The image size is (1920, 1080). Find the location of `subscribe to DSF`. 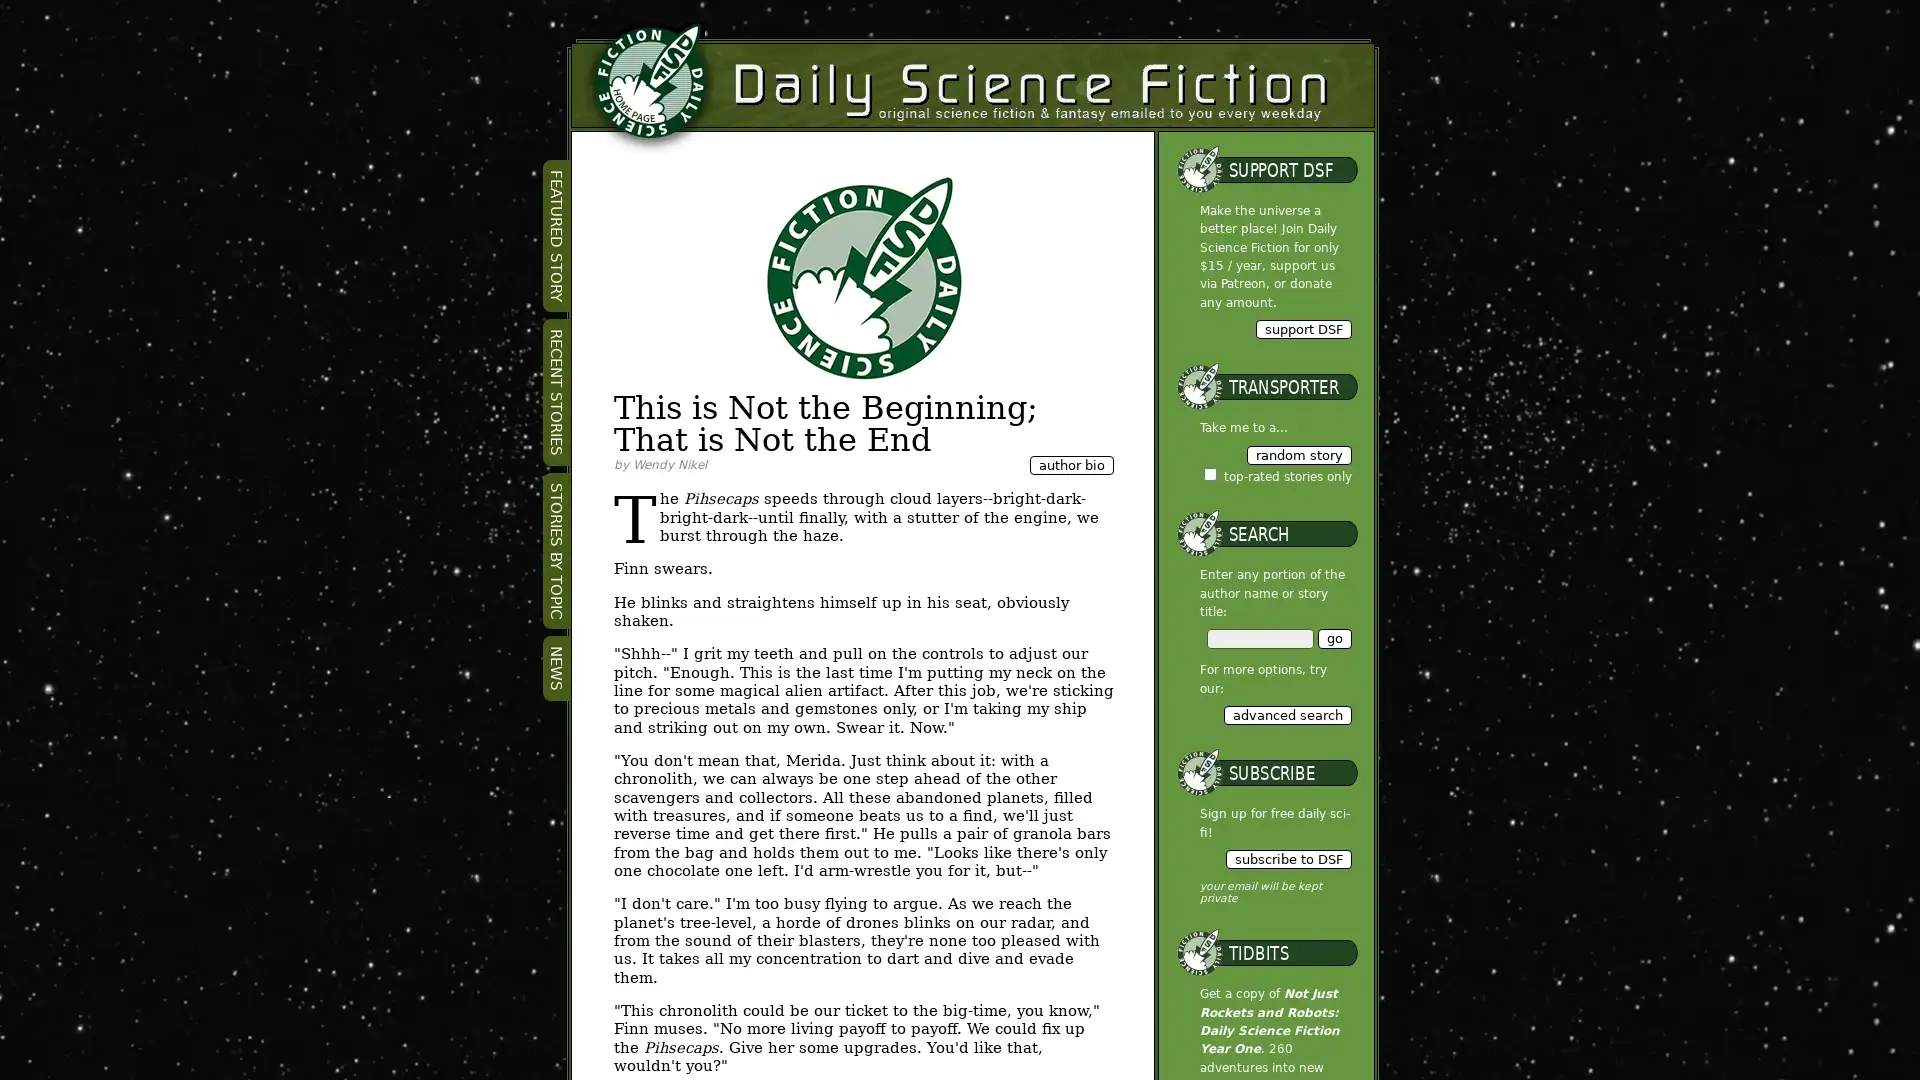

subscribe to DSF is located at coordinates (1287, 858).